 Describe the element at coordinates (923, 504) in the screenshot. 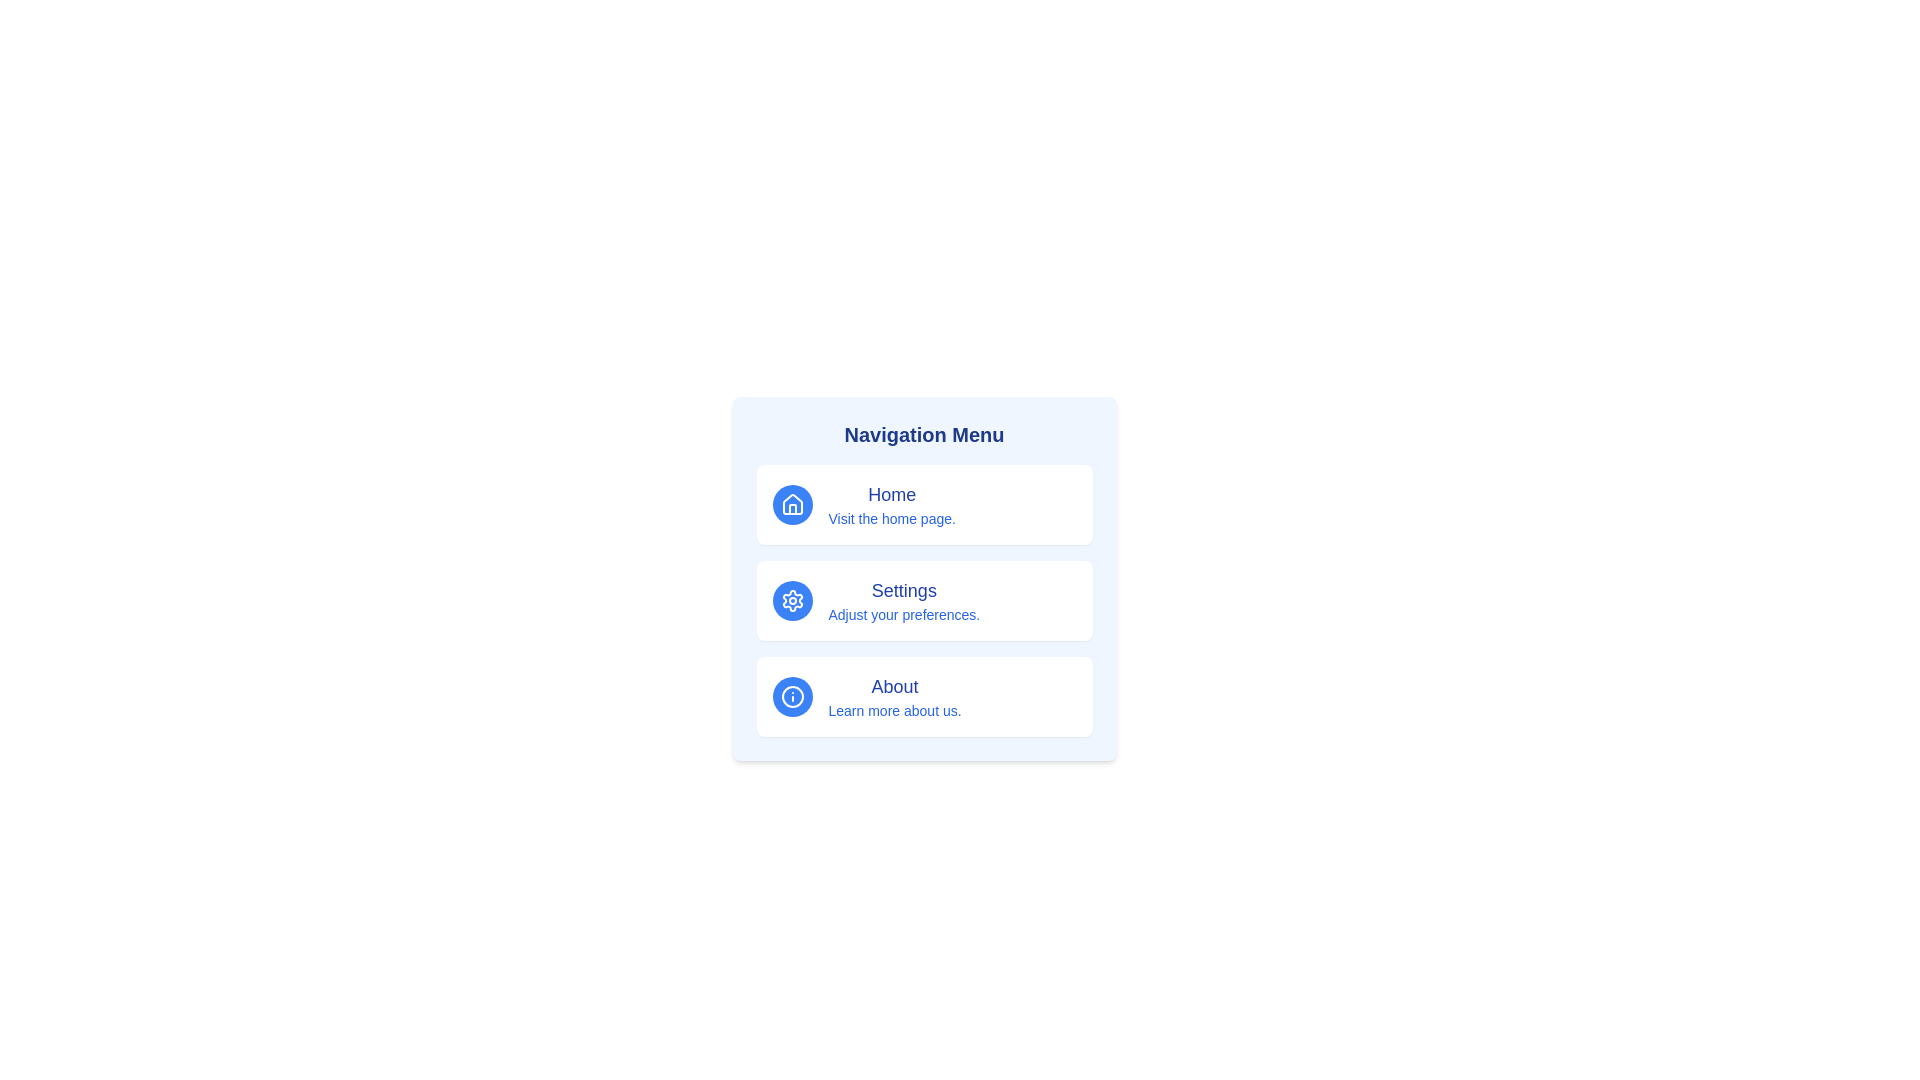

I see `the 'Home' button in the navigation menu, which is a rectangular card featuring a house icon and the text 'Home'` at that location.